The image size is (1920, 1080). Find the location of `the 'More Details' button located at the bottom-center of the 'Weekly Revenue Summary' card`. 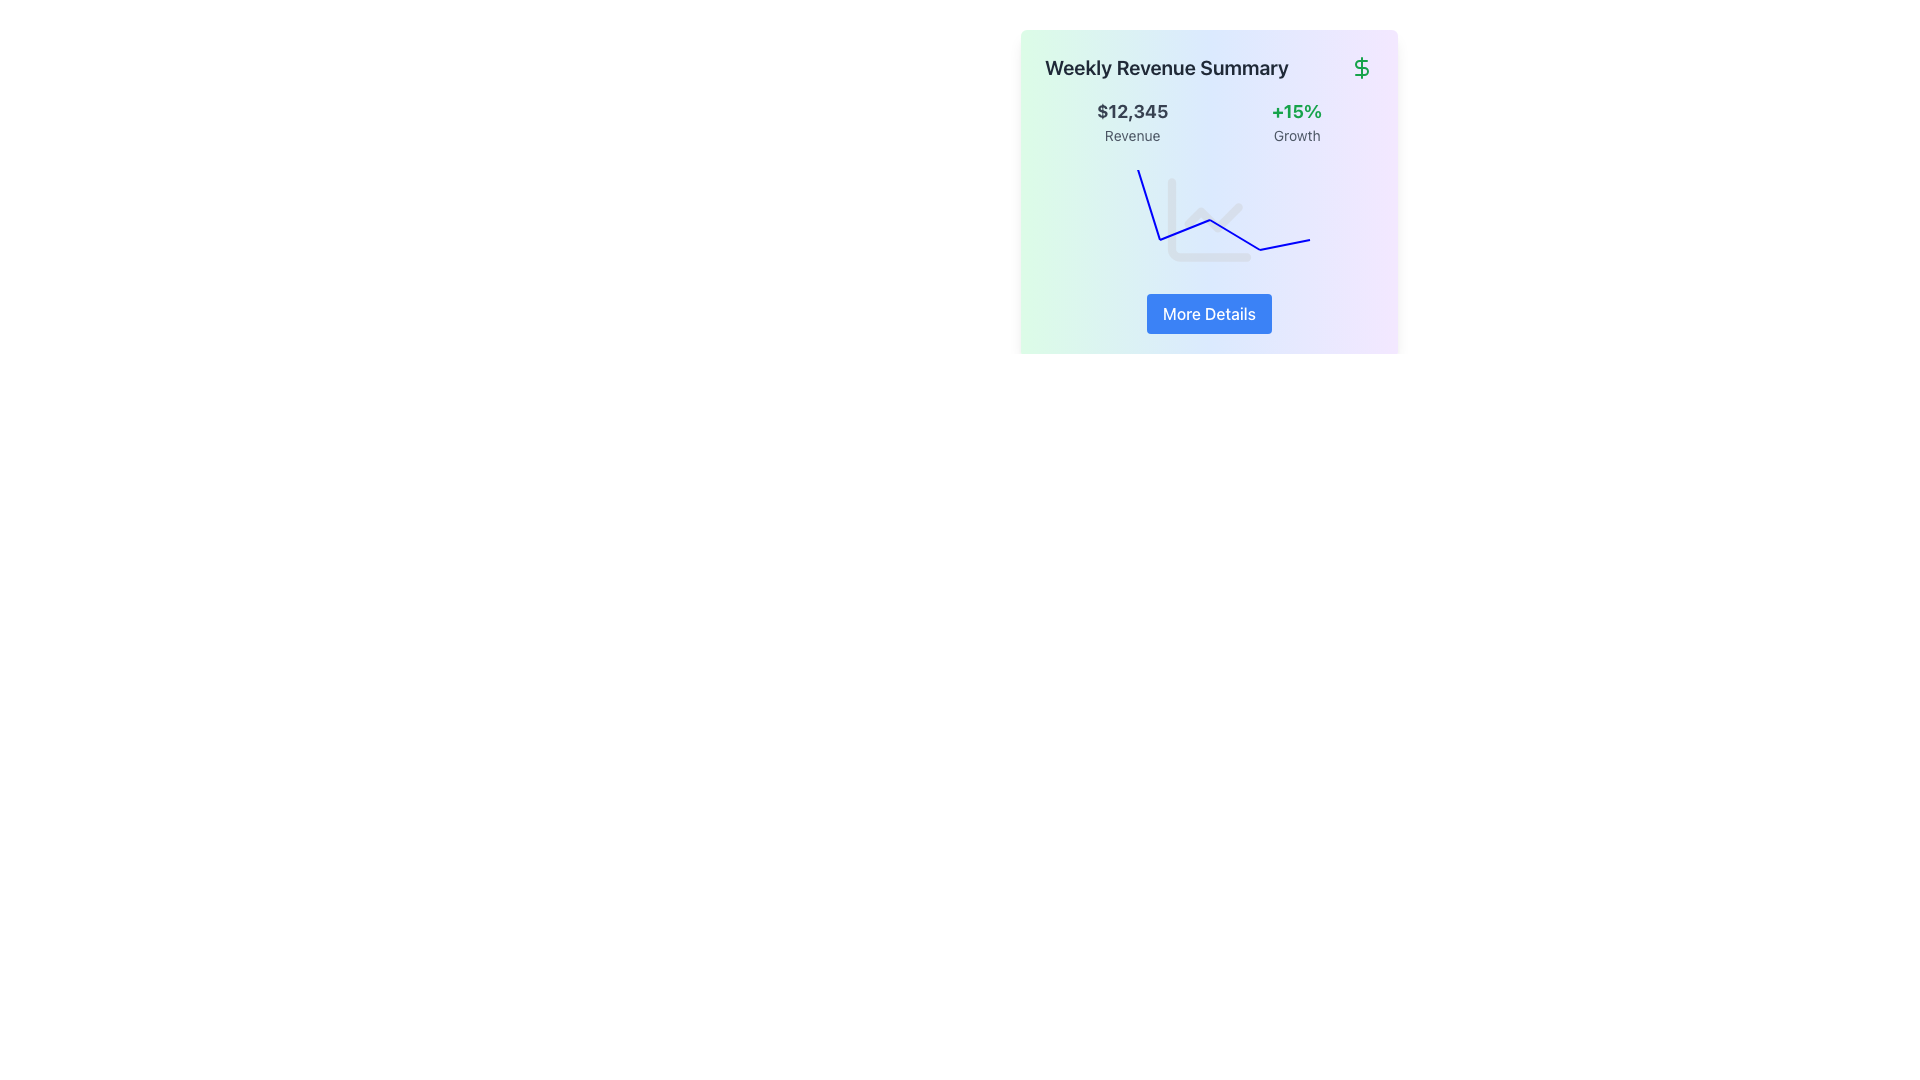

the 'More Details' button located at the bottom-center of the 'Weekly Revenue Summary' card is located at coordinates (1208, 313).